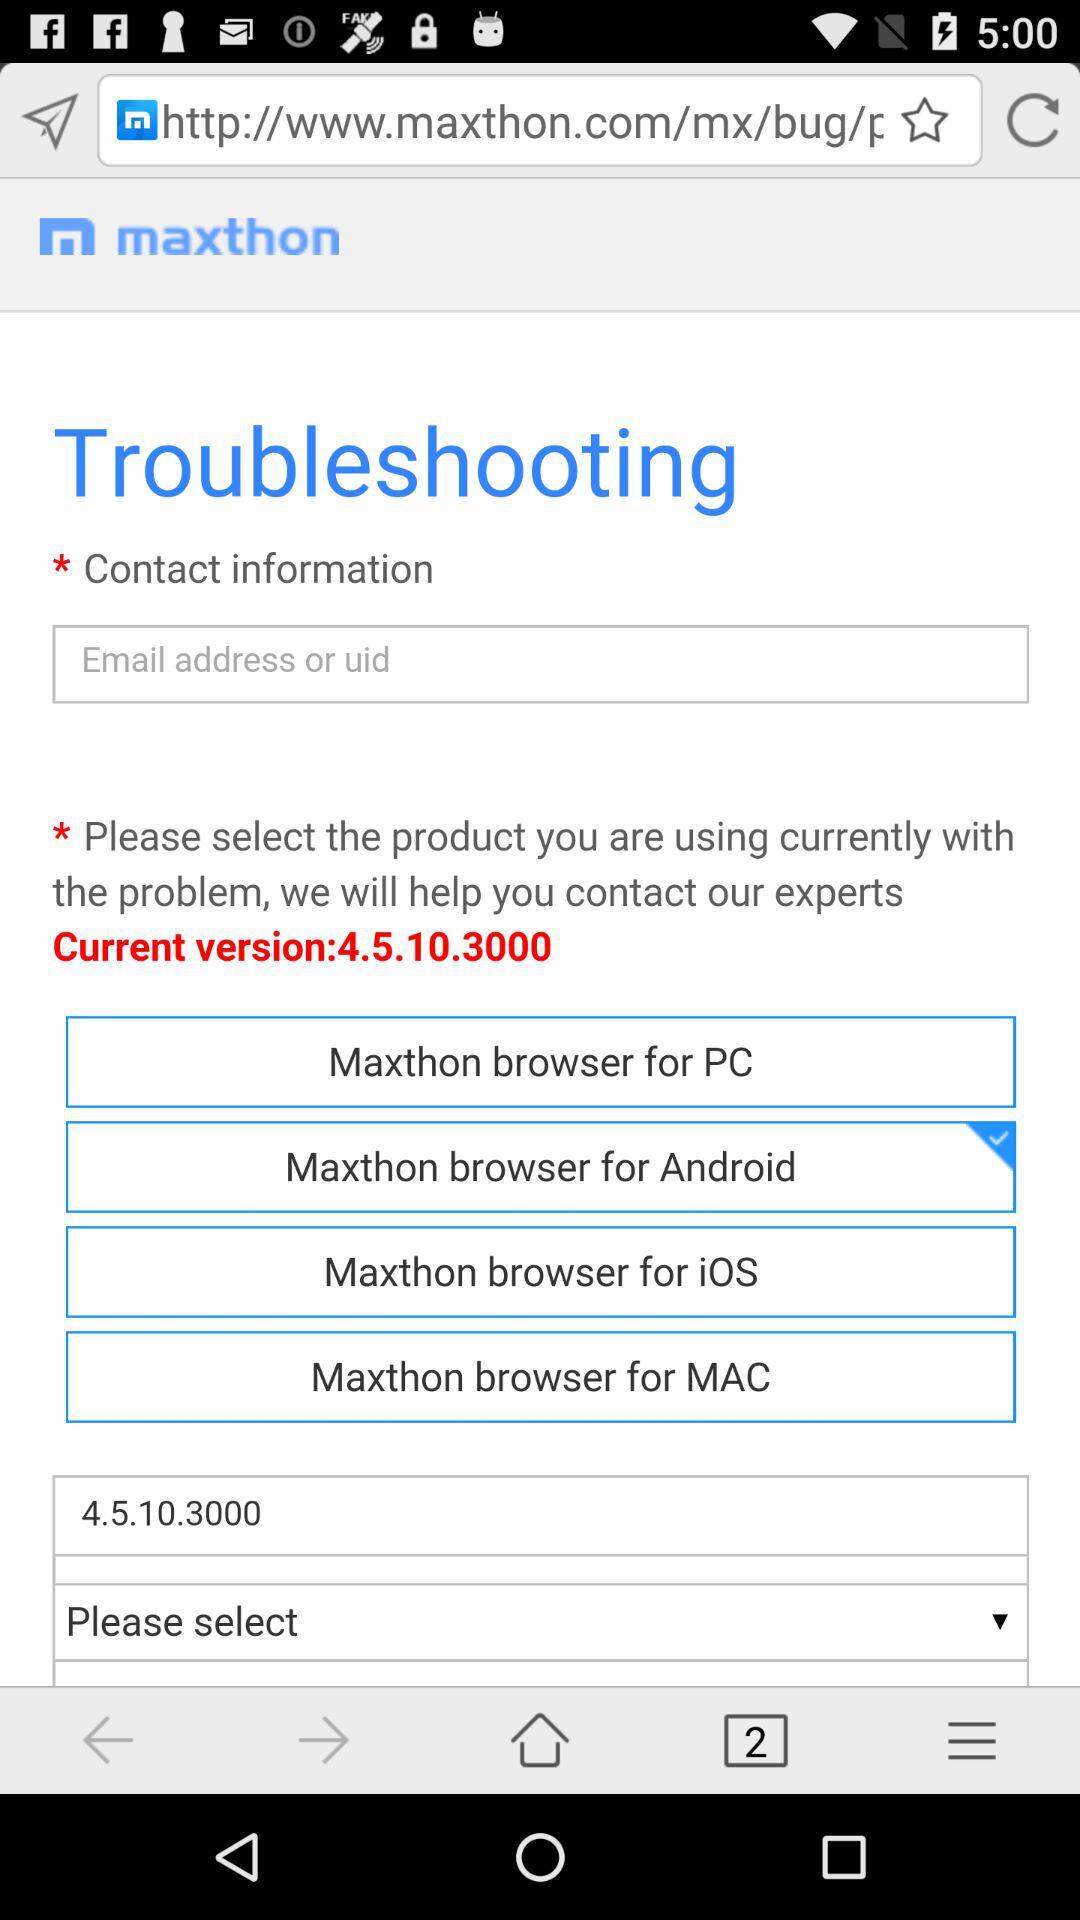 The image size is (1080, 1920). I want to click on the send icon, so click(47, 128).